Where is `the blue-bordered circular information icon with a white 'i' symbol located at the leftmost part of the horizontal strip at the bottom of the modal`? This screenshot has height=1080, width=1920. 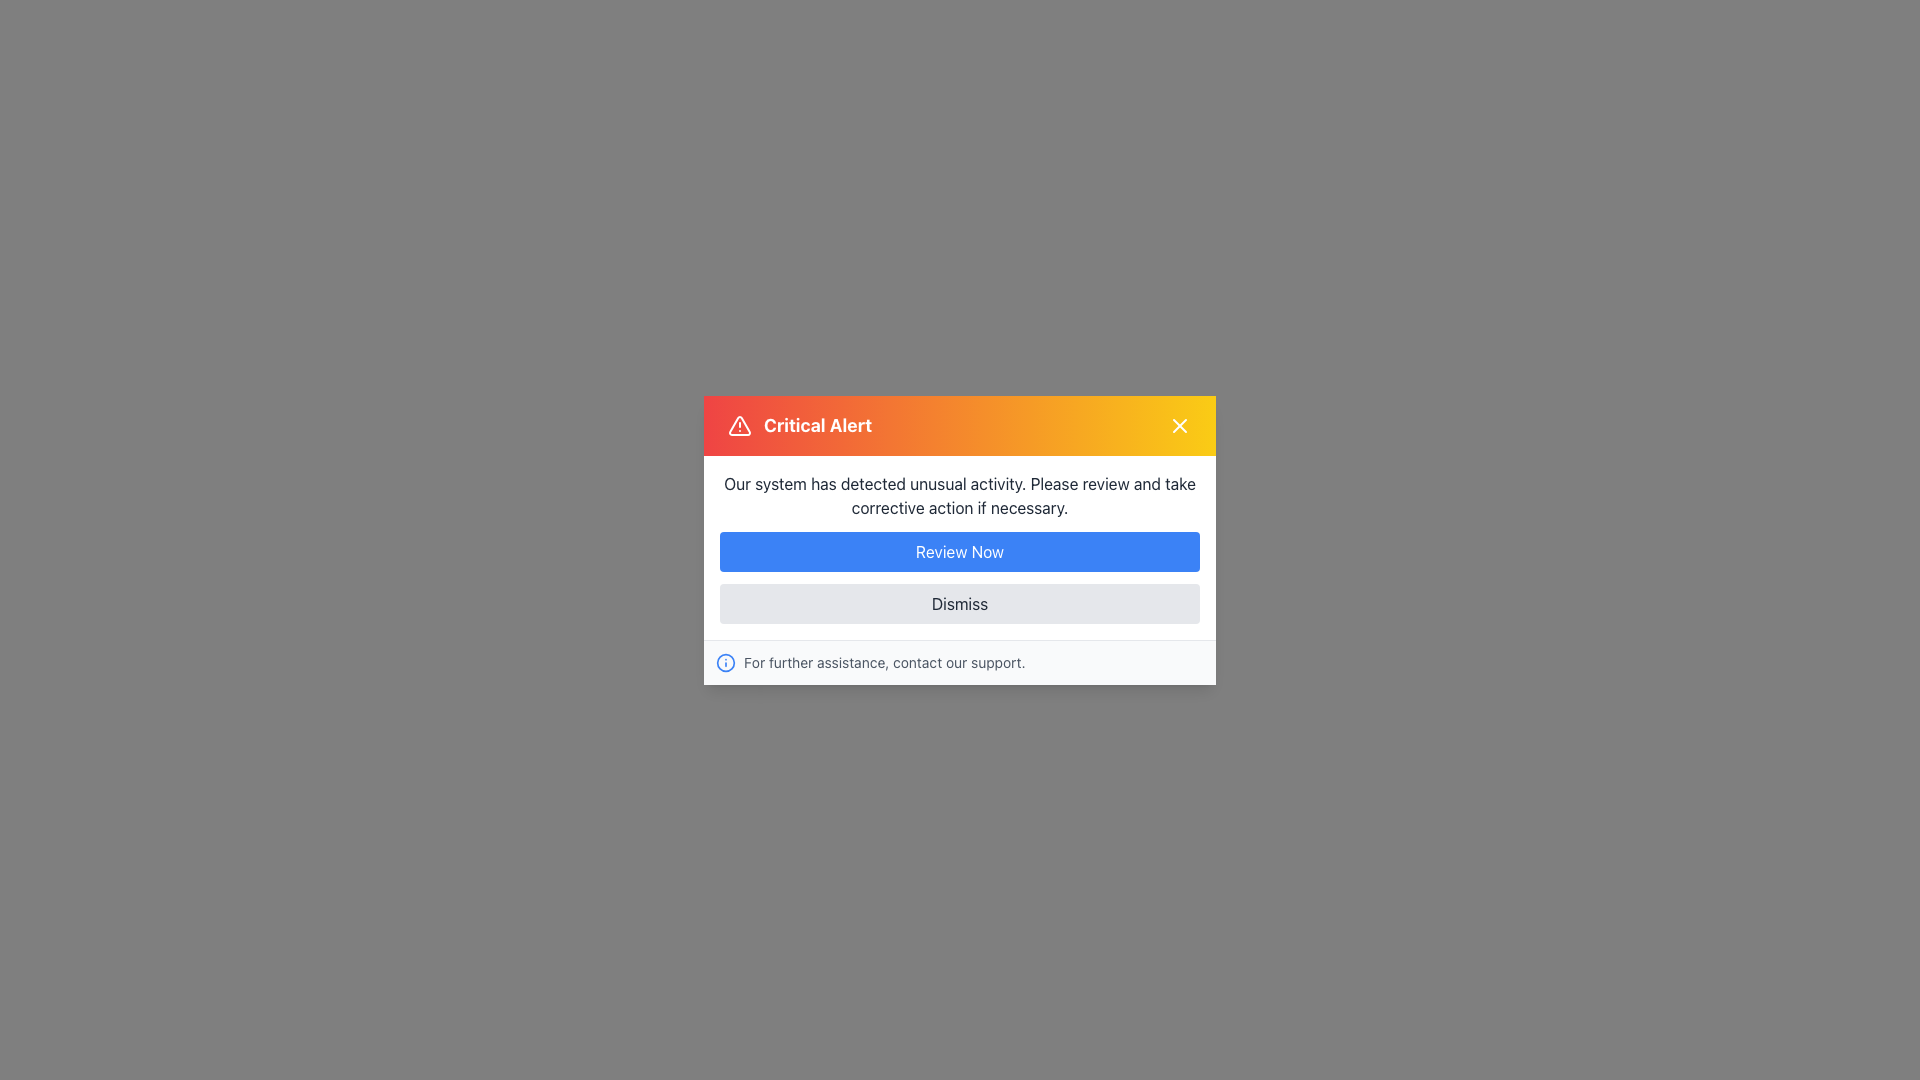
the blue-bordered circular information icon with a white 'i' symbol located at the leftmost part of the horizontal strip at the bottom of the modal is located at coordinates (724, 662).